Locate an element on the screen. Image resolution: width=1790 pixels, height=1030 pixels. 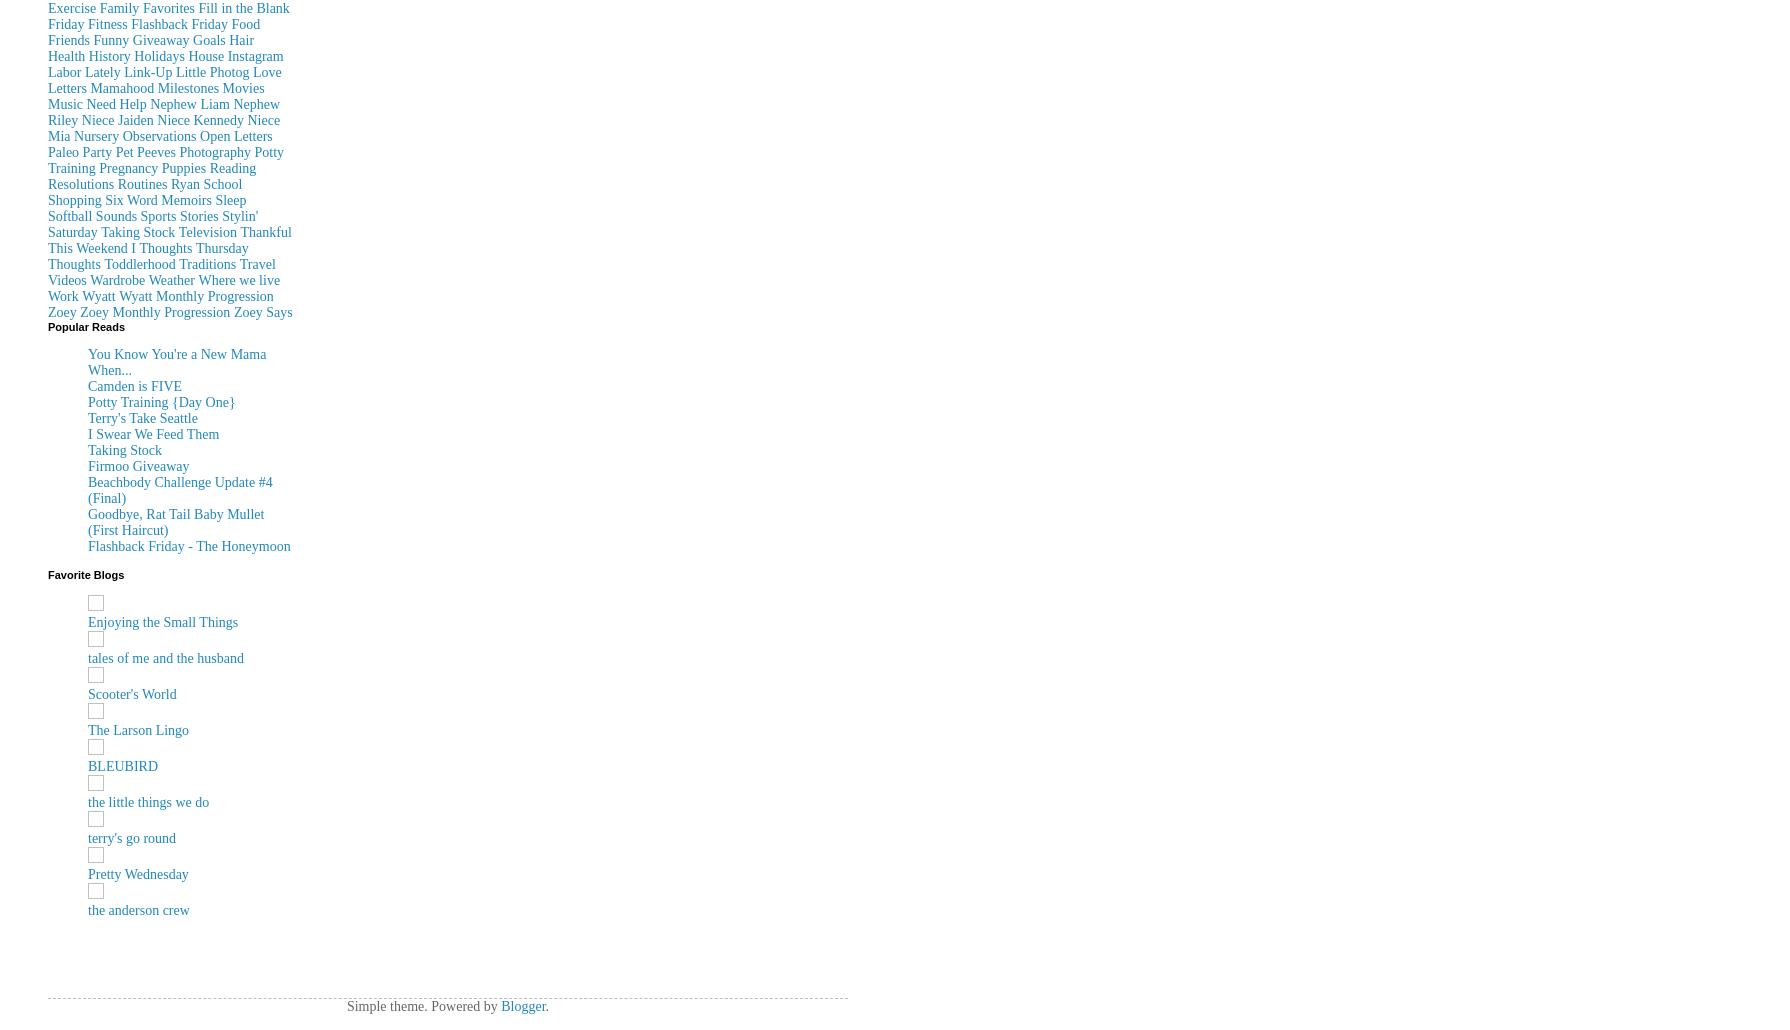
'Labor' is located at coordinates (47, 72).